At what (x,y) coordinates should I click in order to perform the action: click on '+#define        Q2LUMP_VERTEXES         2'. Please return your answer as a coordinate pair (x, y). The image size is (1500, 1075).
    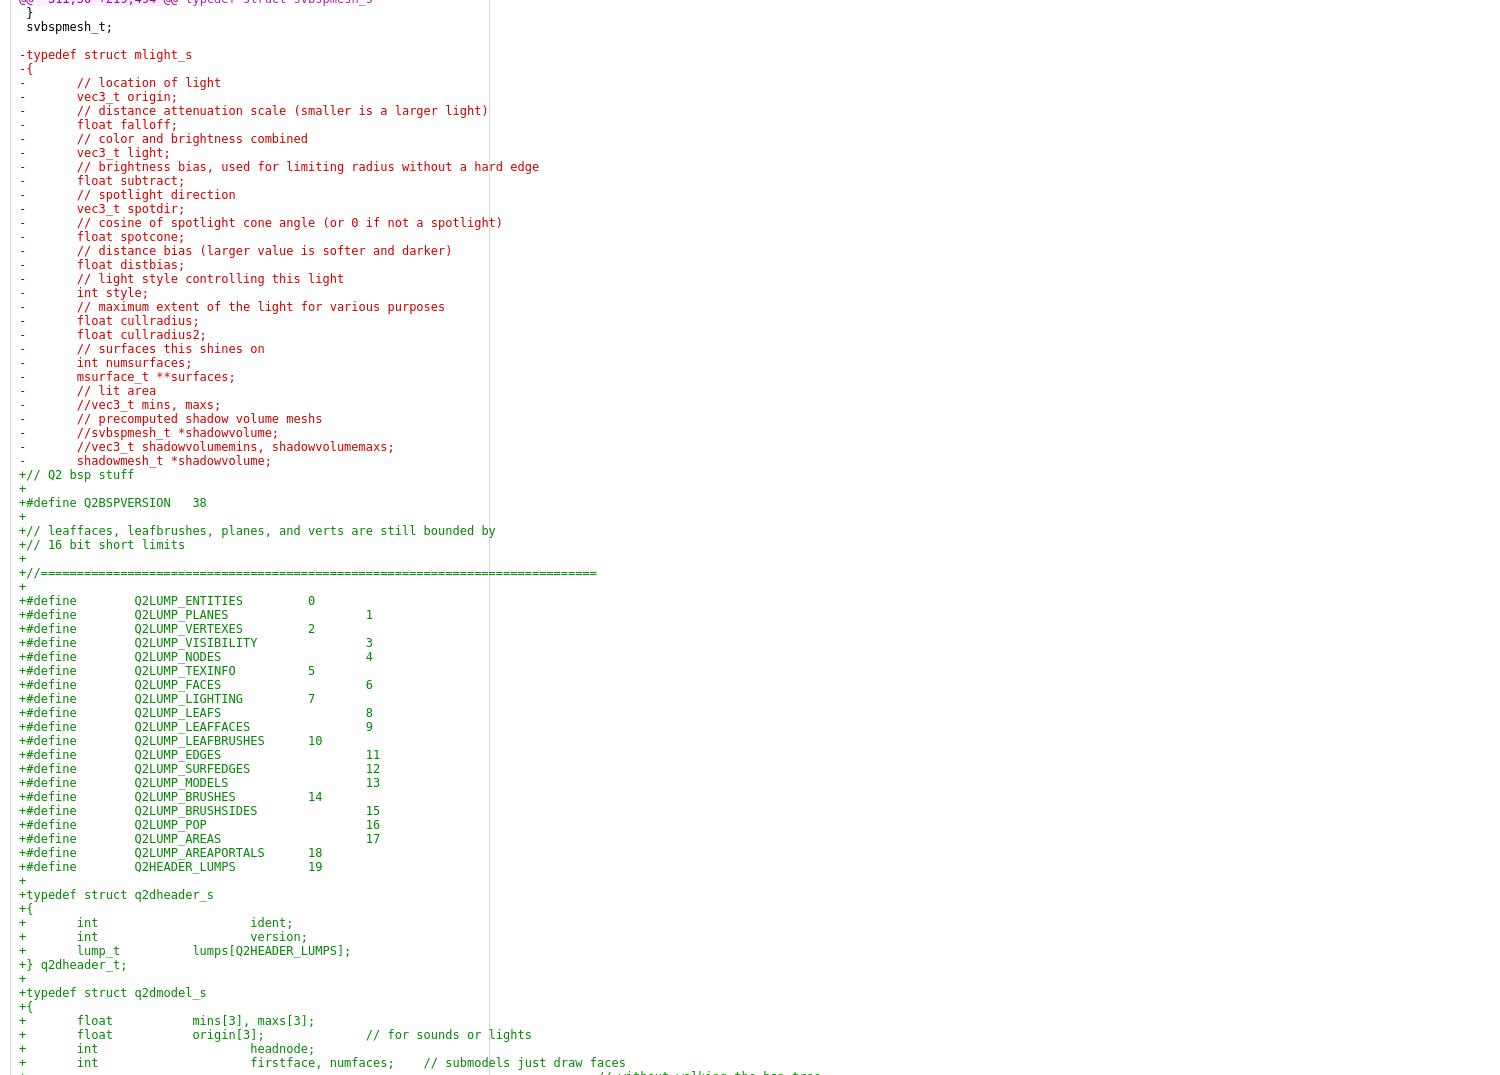
    Looking at the image, I should click on (166, 627).